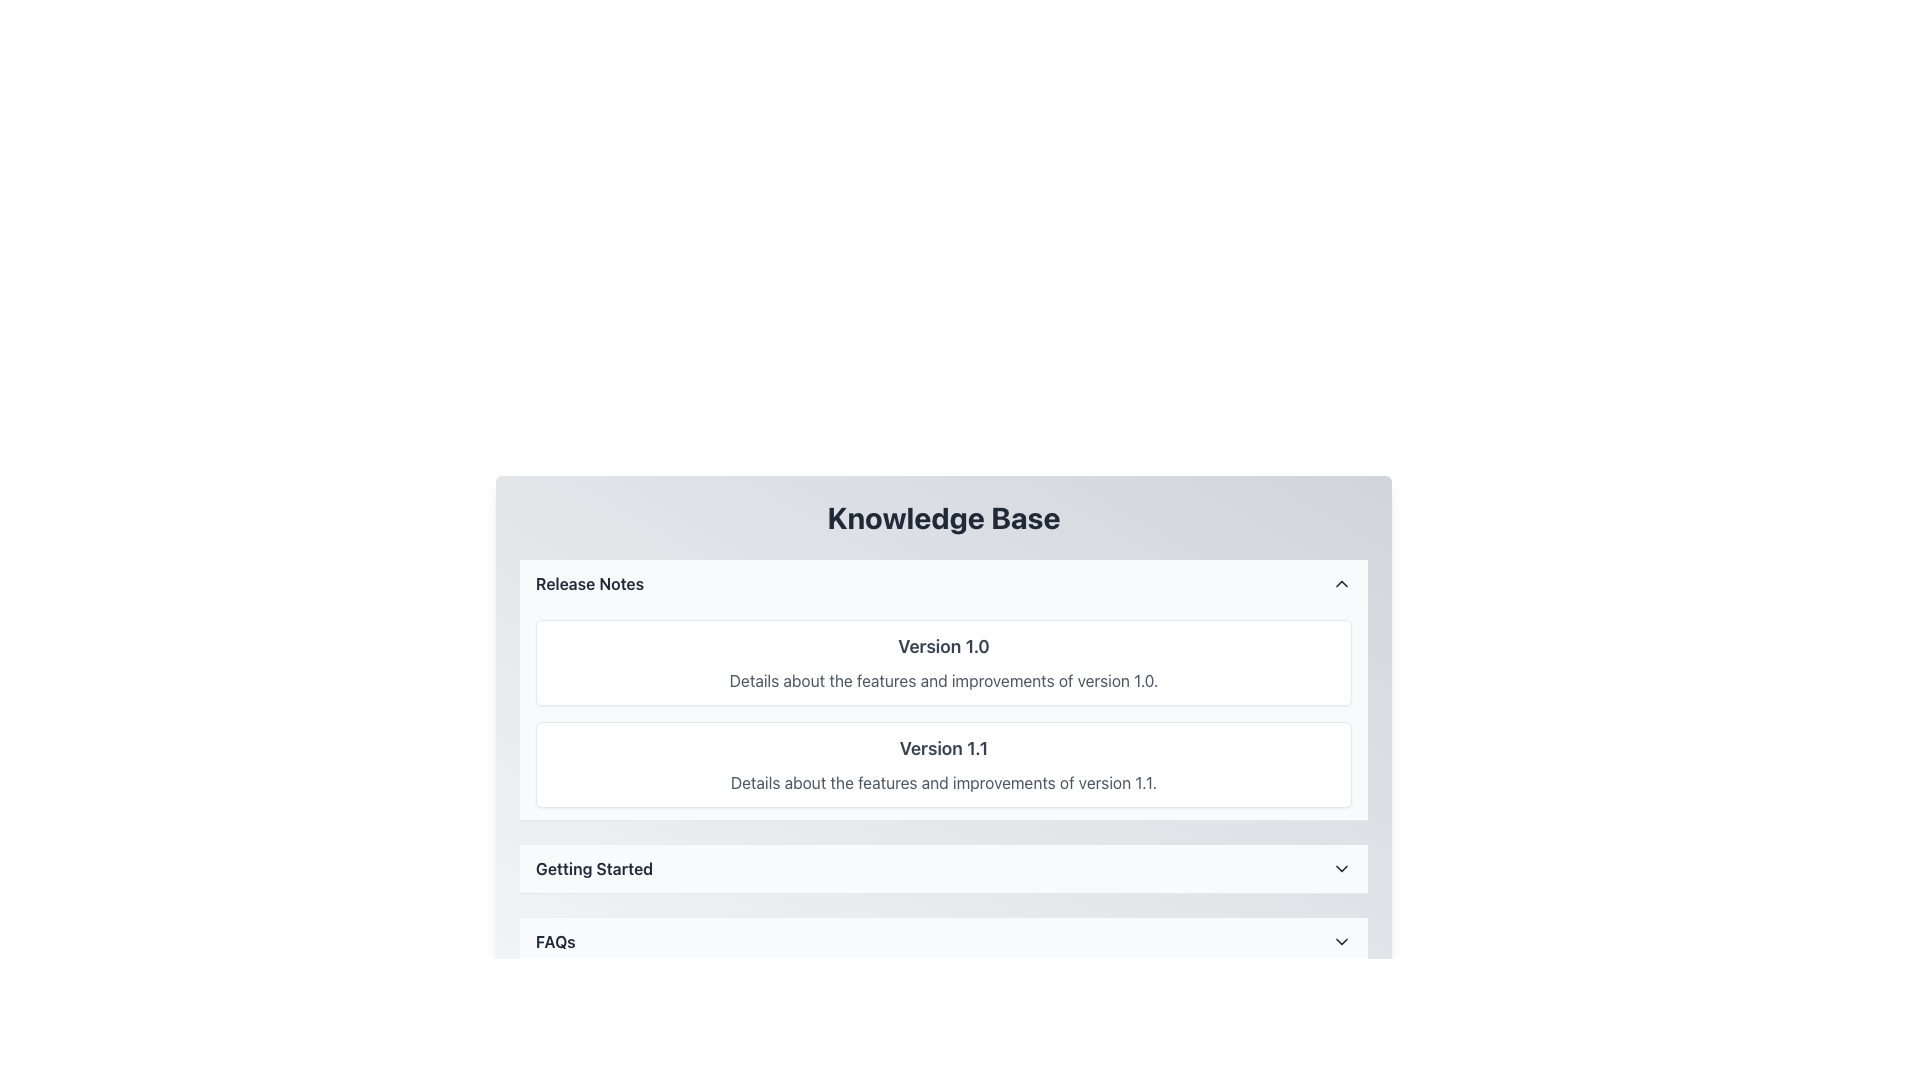  I want to click on the horizontally stretched rectangular button labeled 'FAQs' to change its background color, so click(943, 941).